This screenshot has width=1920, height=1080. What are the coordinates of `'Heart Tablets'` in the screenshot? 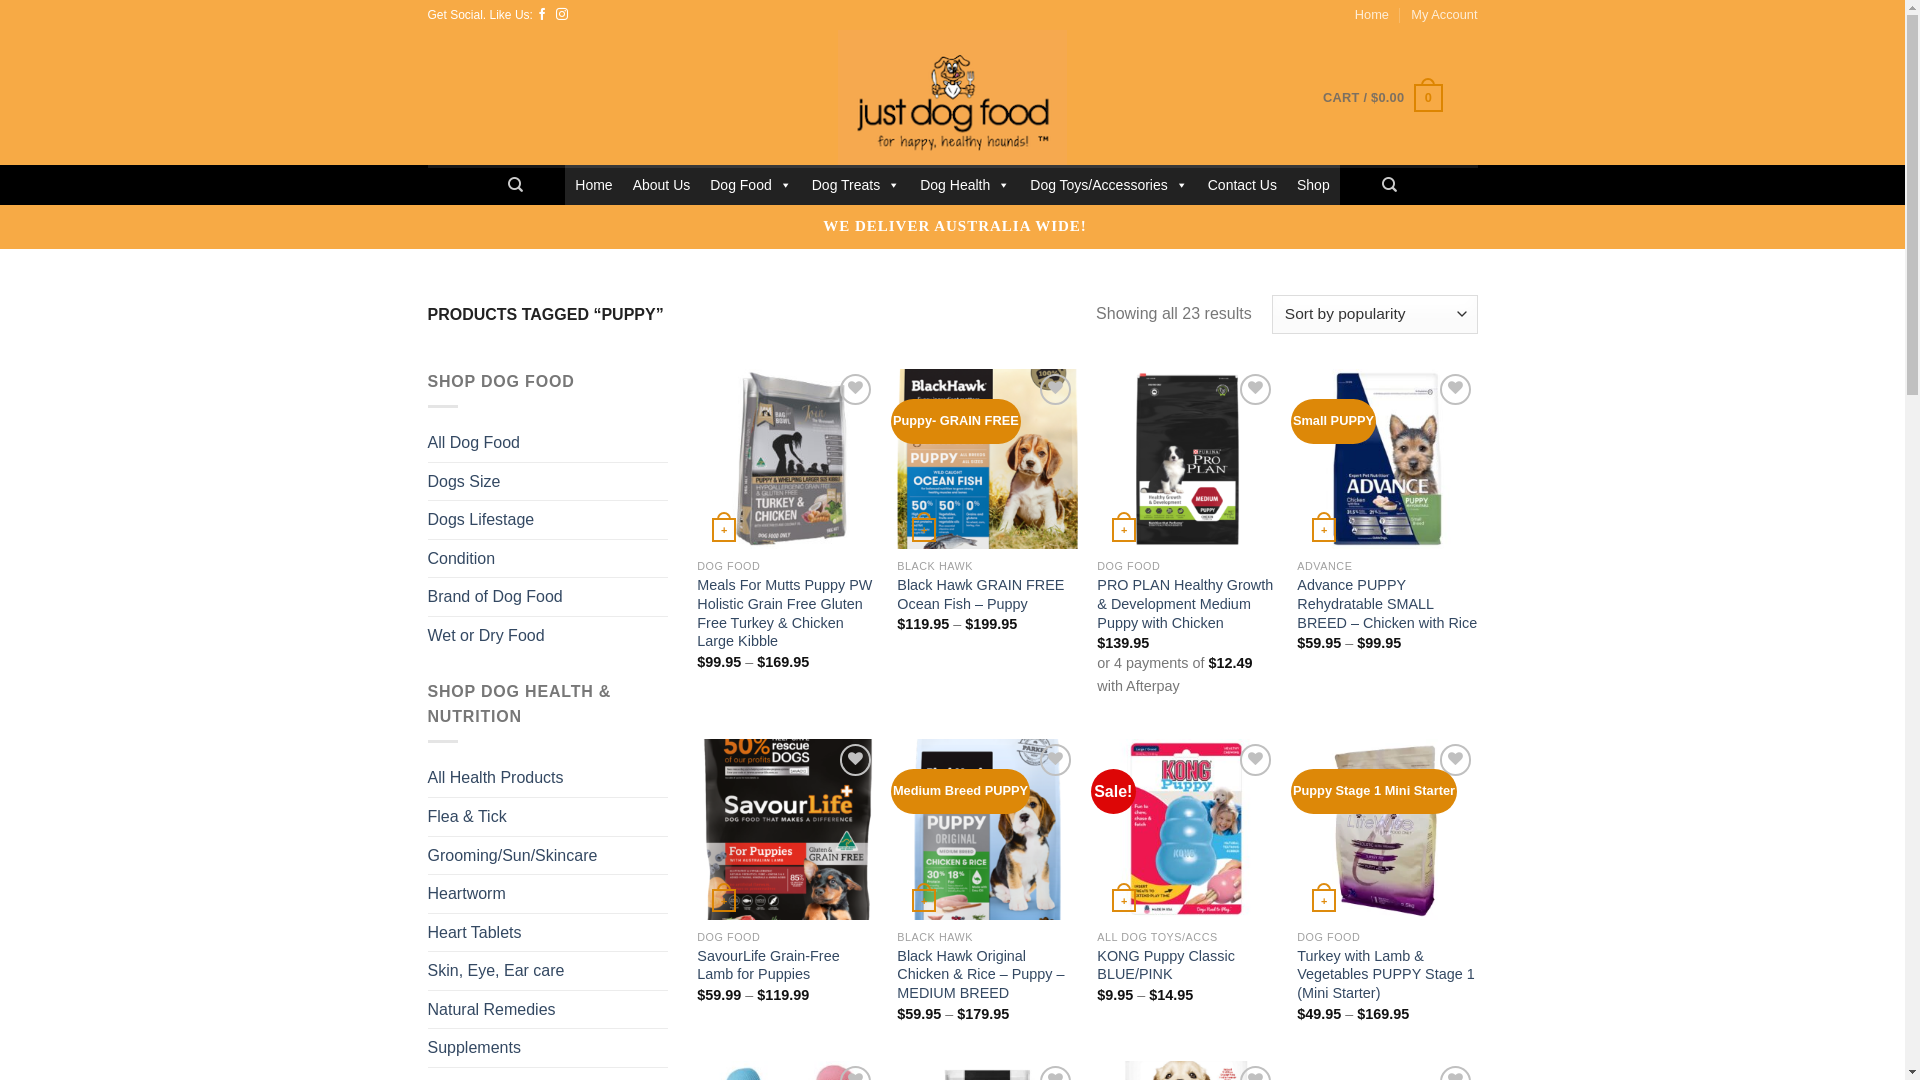 It's located at (426, 933).